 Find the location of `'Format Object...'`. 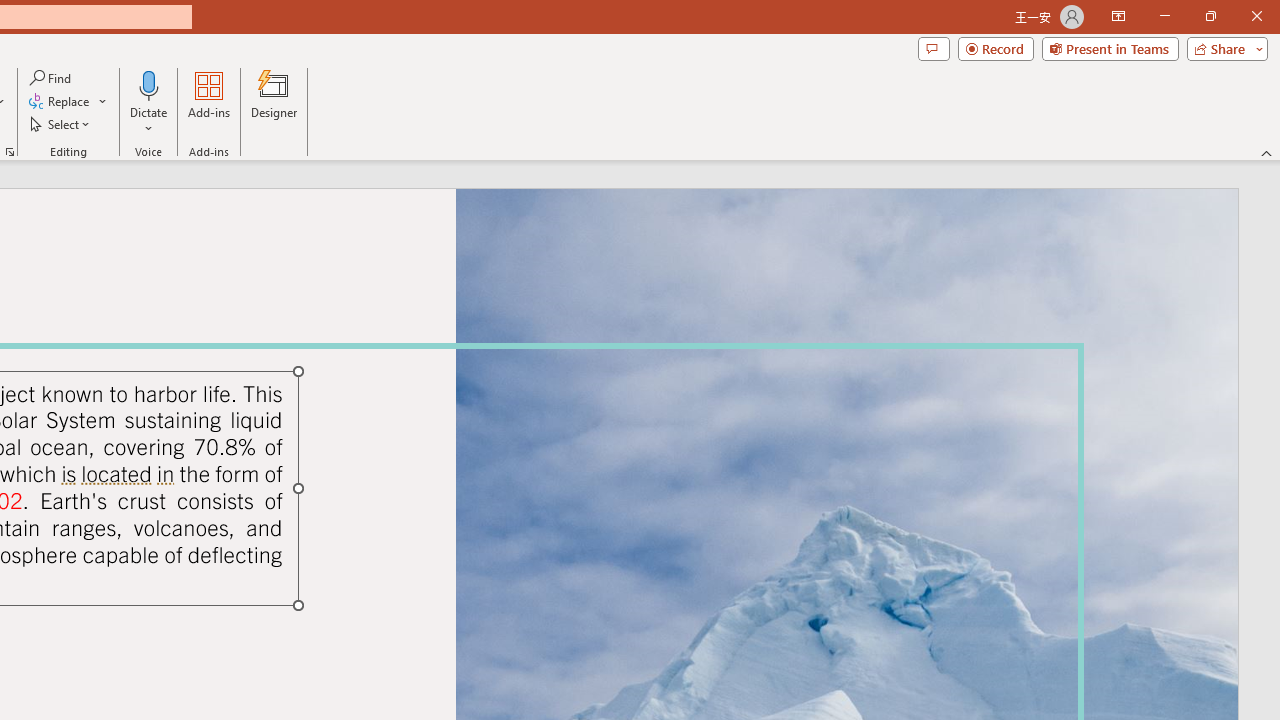

'Format Object...' is located at coordinates (10, 150).